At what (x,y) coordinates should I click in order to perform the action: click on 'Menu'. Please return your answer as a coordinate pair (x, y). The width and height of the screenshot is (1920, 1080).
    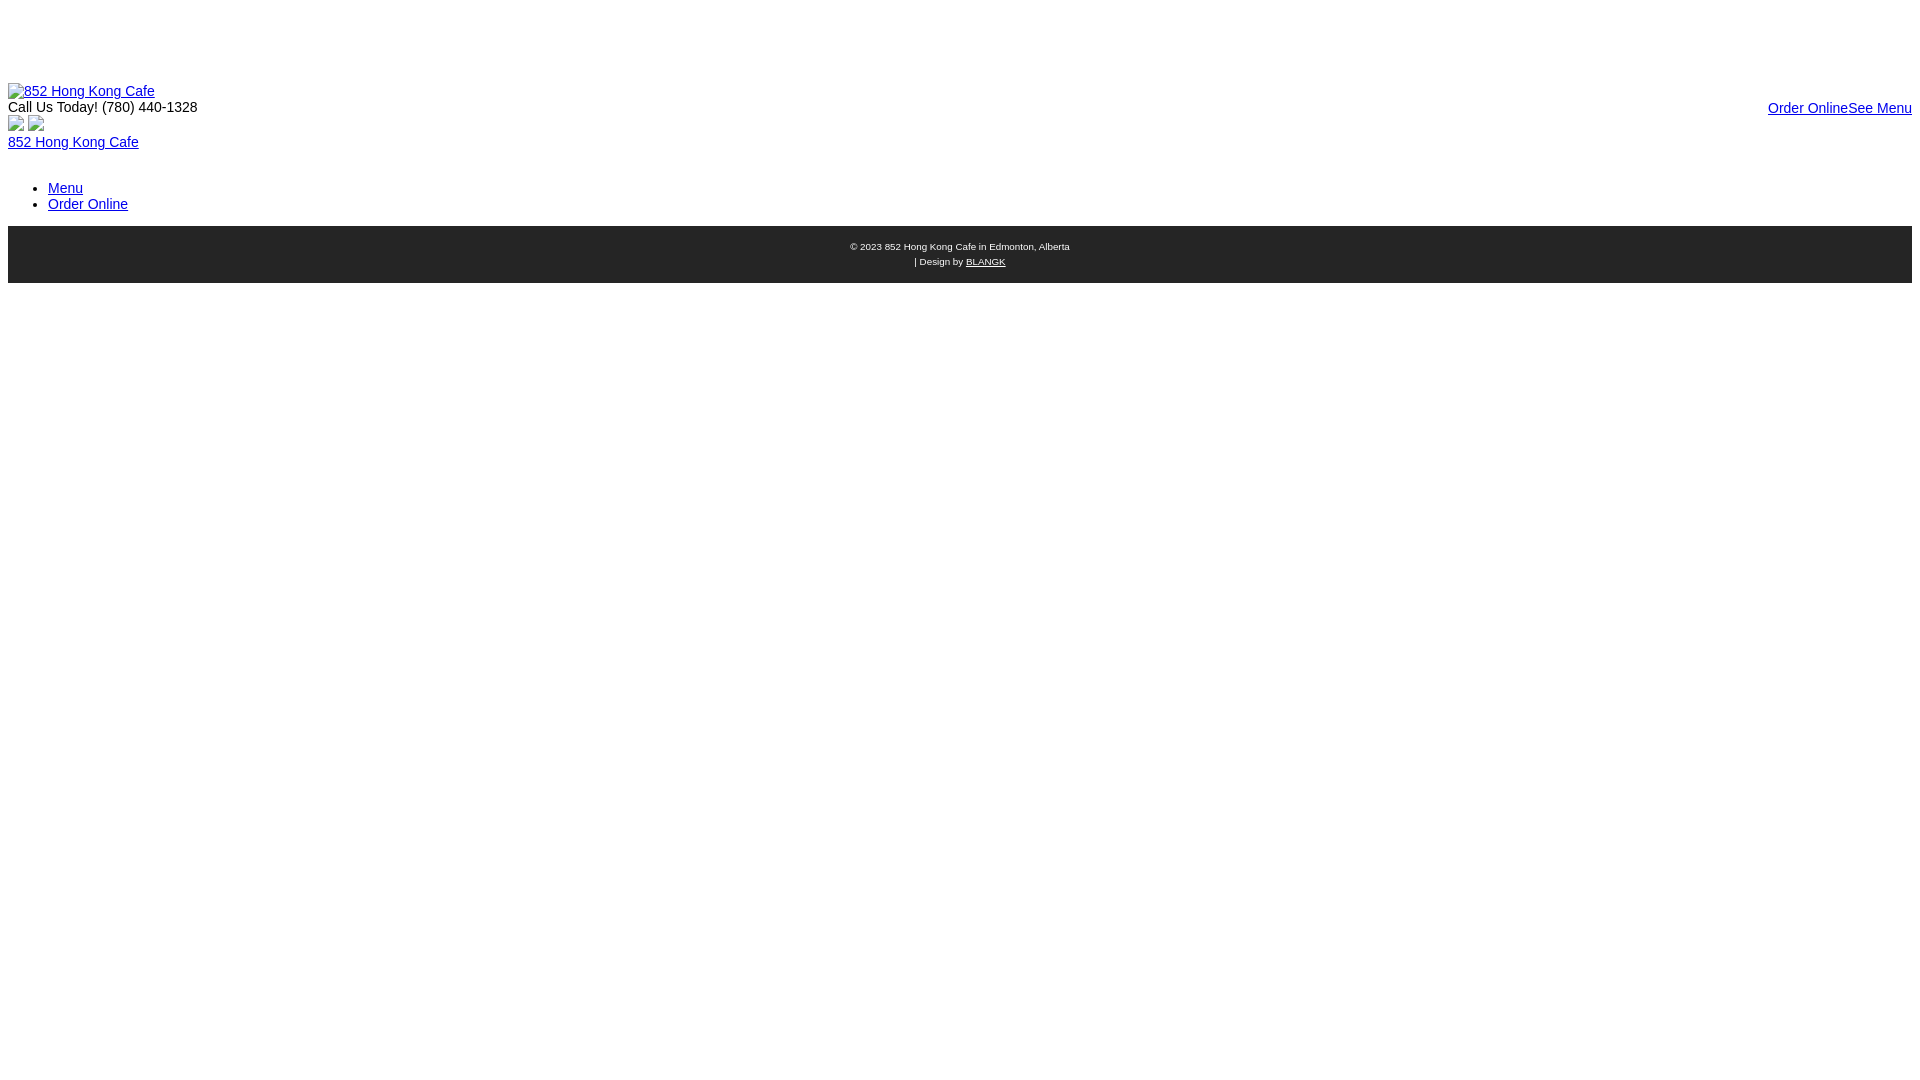
    Looking at the image, I should click on (65, 188).